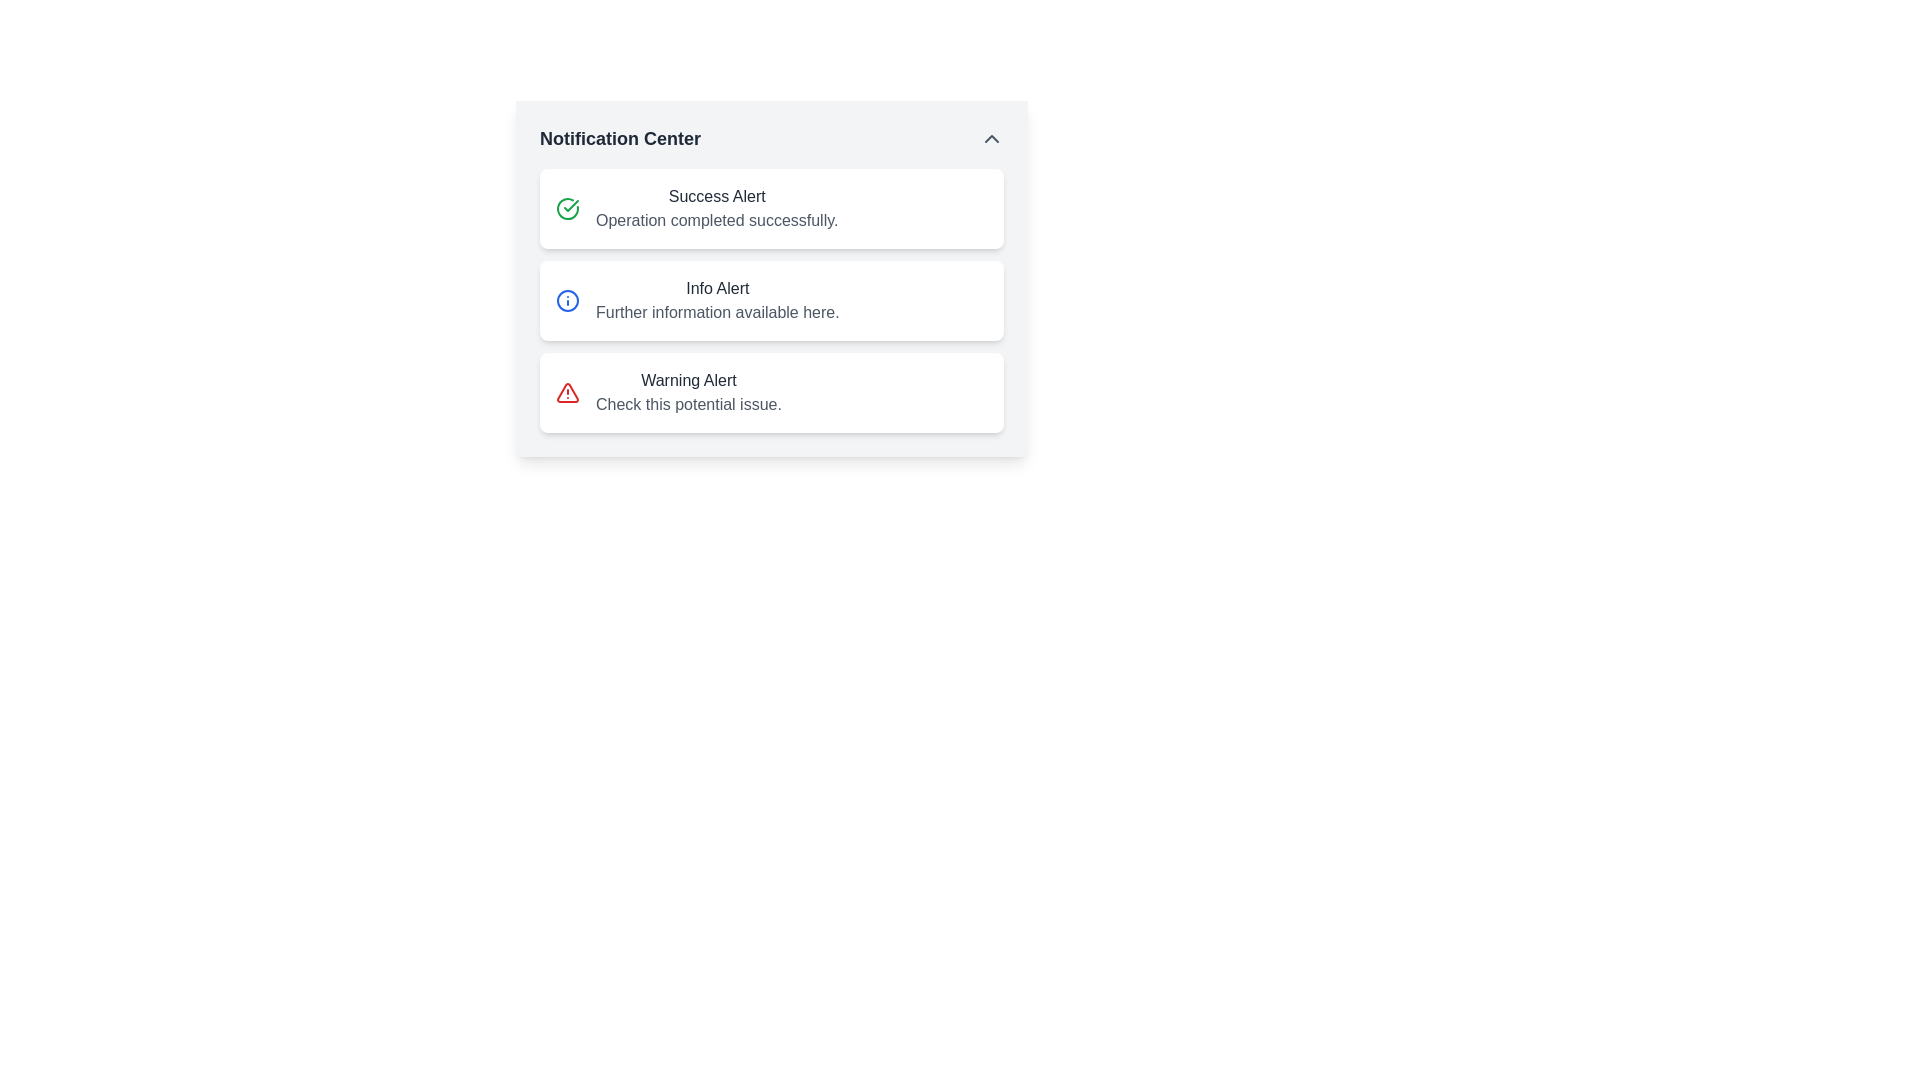 Image resolution: width=1920 pixels, height=1080 pixels. What do you see at coordinates (771, 300) in the screenshot?
I see `the links present in the Information Alert Card, which features a blue 'i' icon, bold 'Info Alert' text, and additional information in dark gray` at bounding box center [771, 300].